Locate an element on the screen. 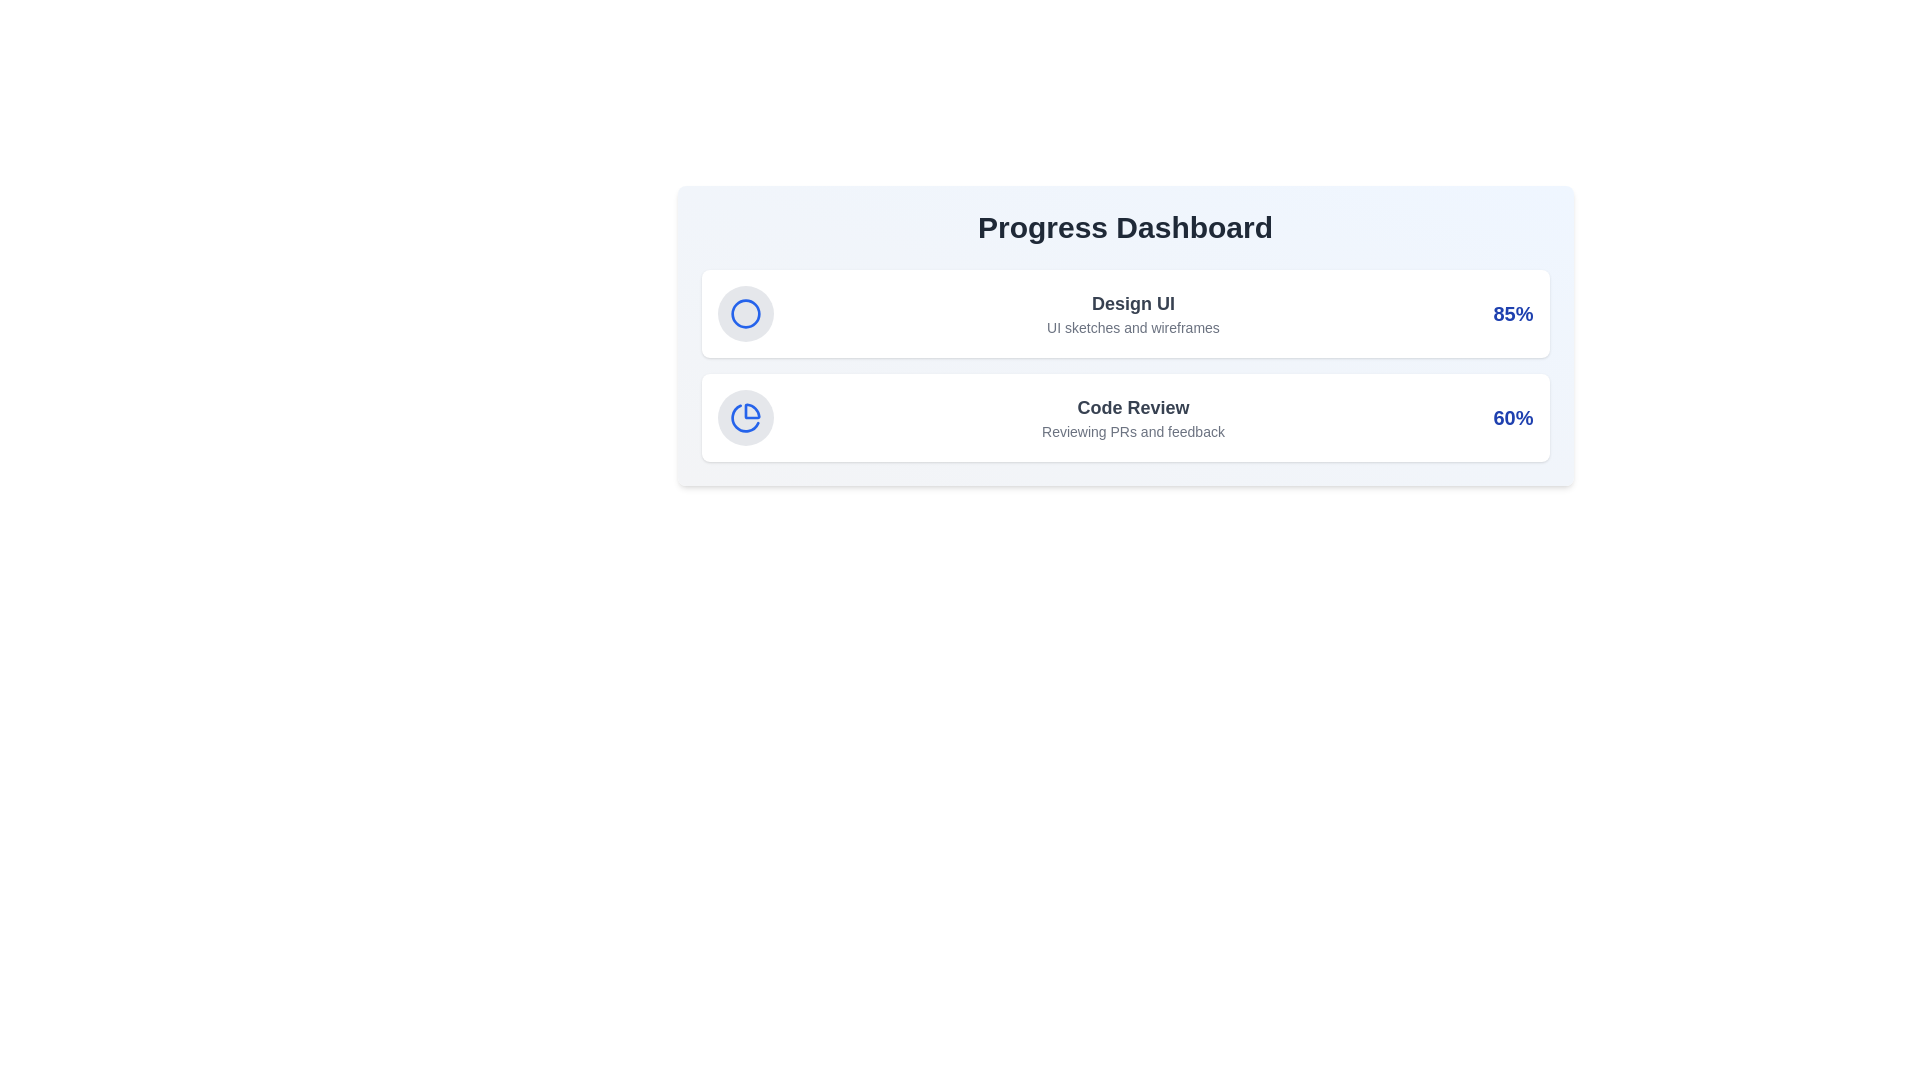  the 'Code Review' progress report icon located within the second item of the vertical list in the 'Progress Dashboard' section is located at coordinates (744, 416).